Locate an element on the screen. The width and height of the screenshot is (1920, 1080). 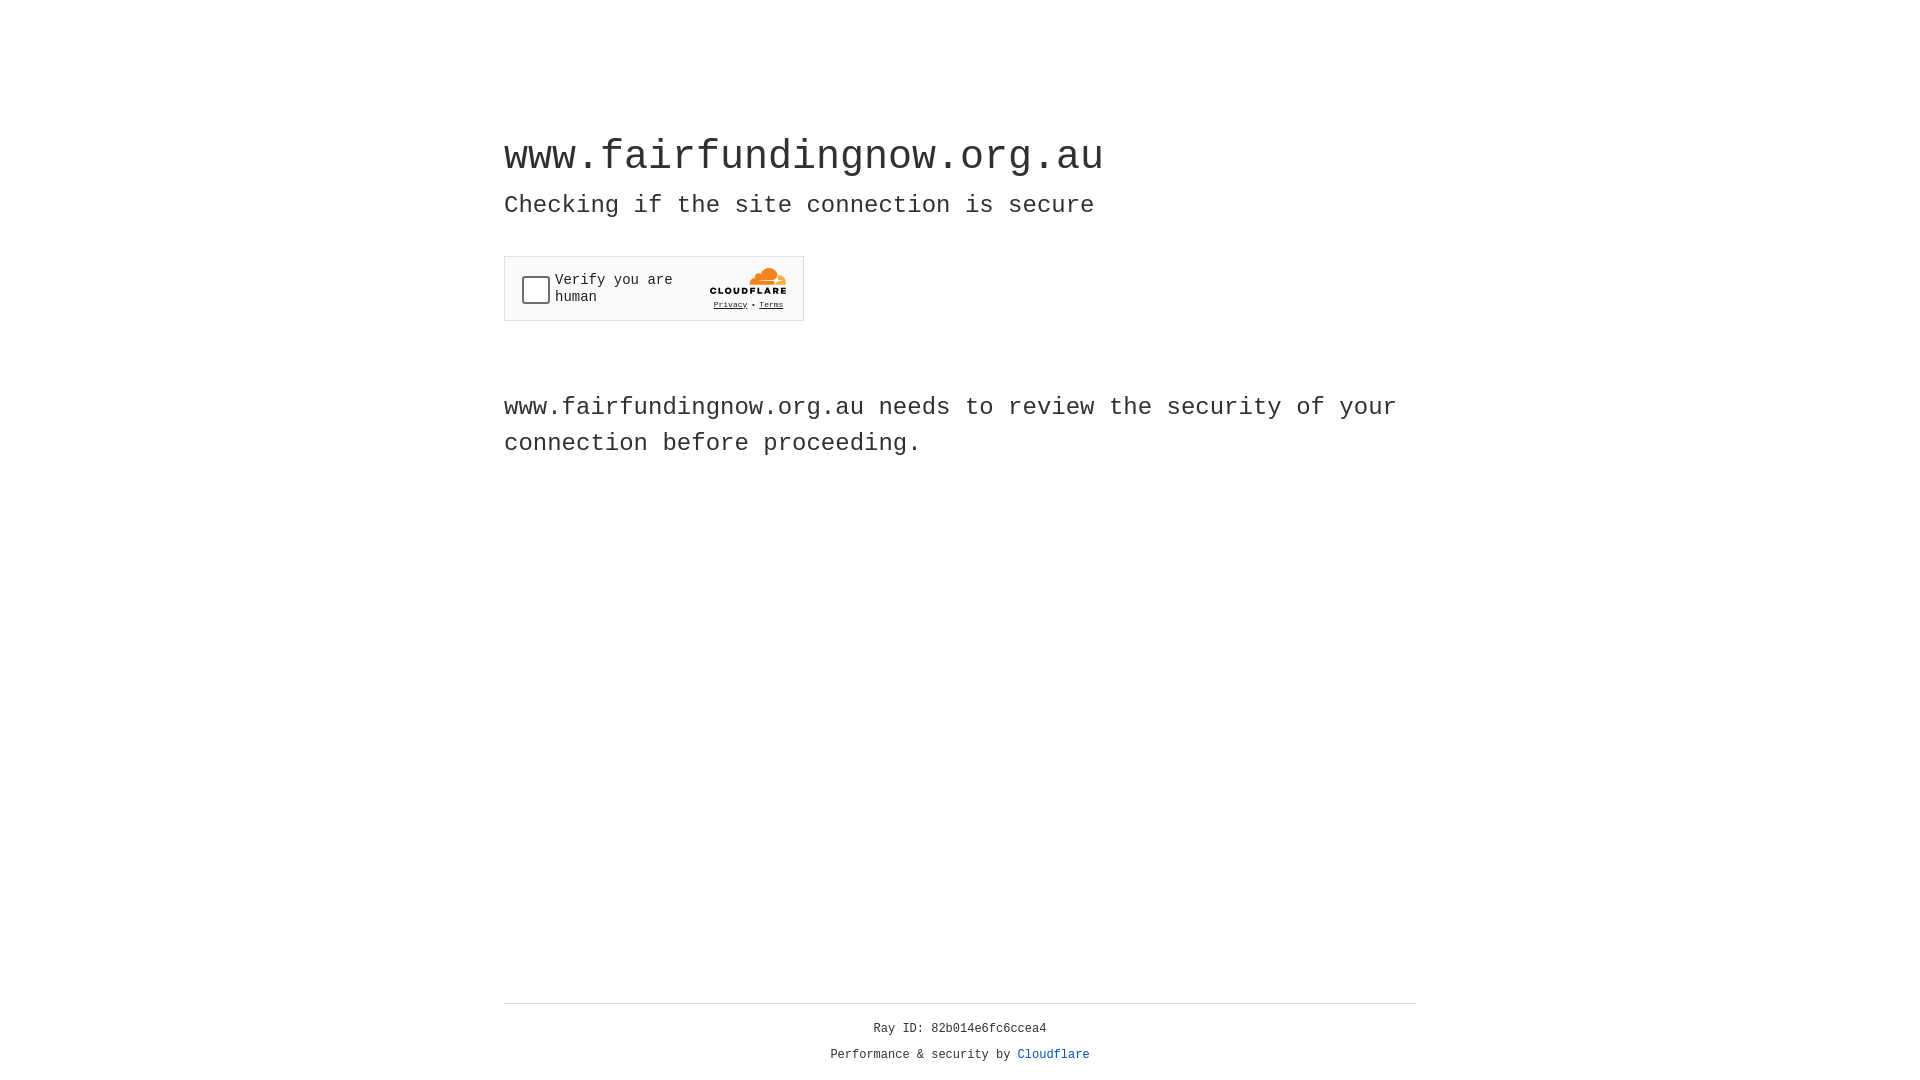
'Widget containing a Cloudflare security challenge' is located at coordinates (653, 288).